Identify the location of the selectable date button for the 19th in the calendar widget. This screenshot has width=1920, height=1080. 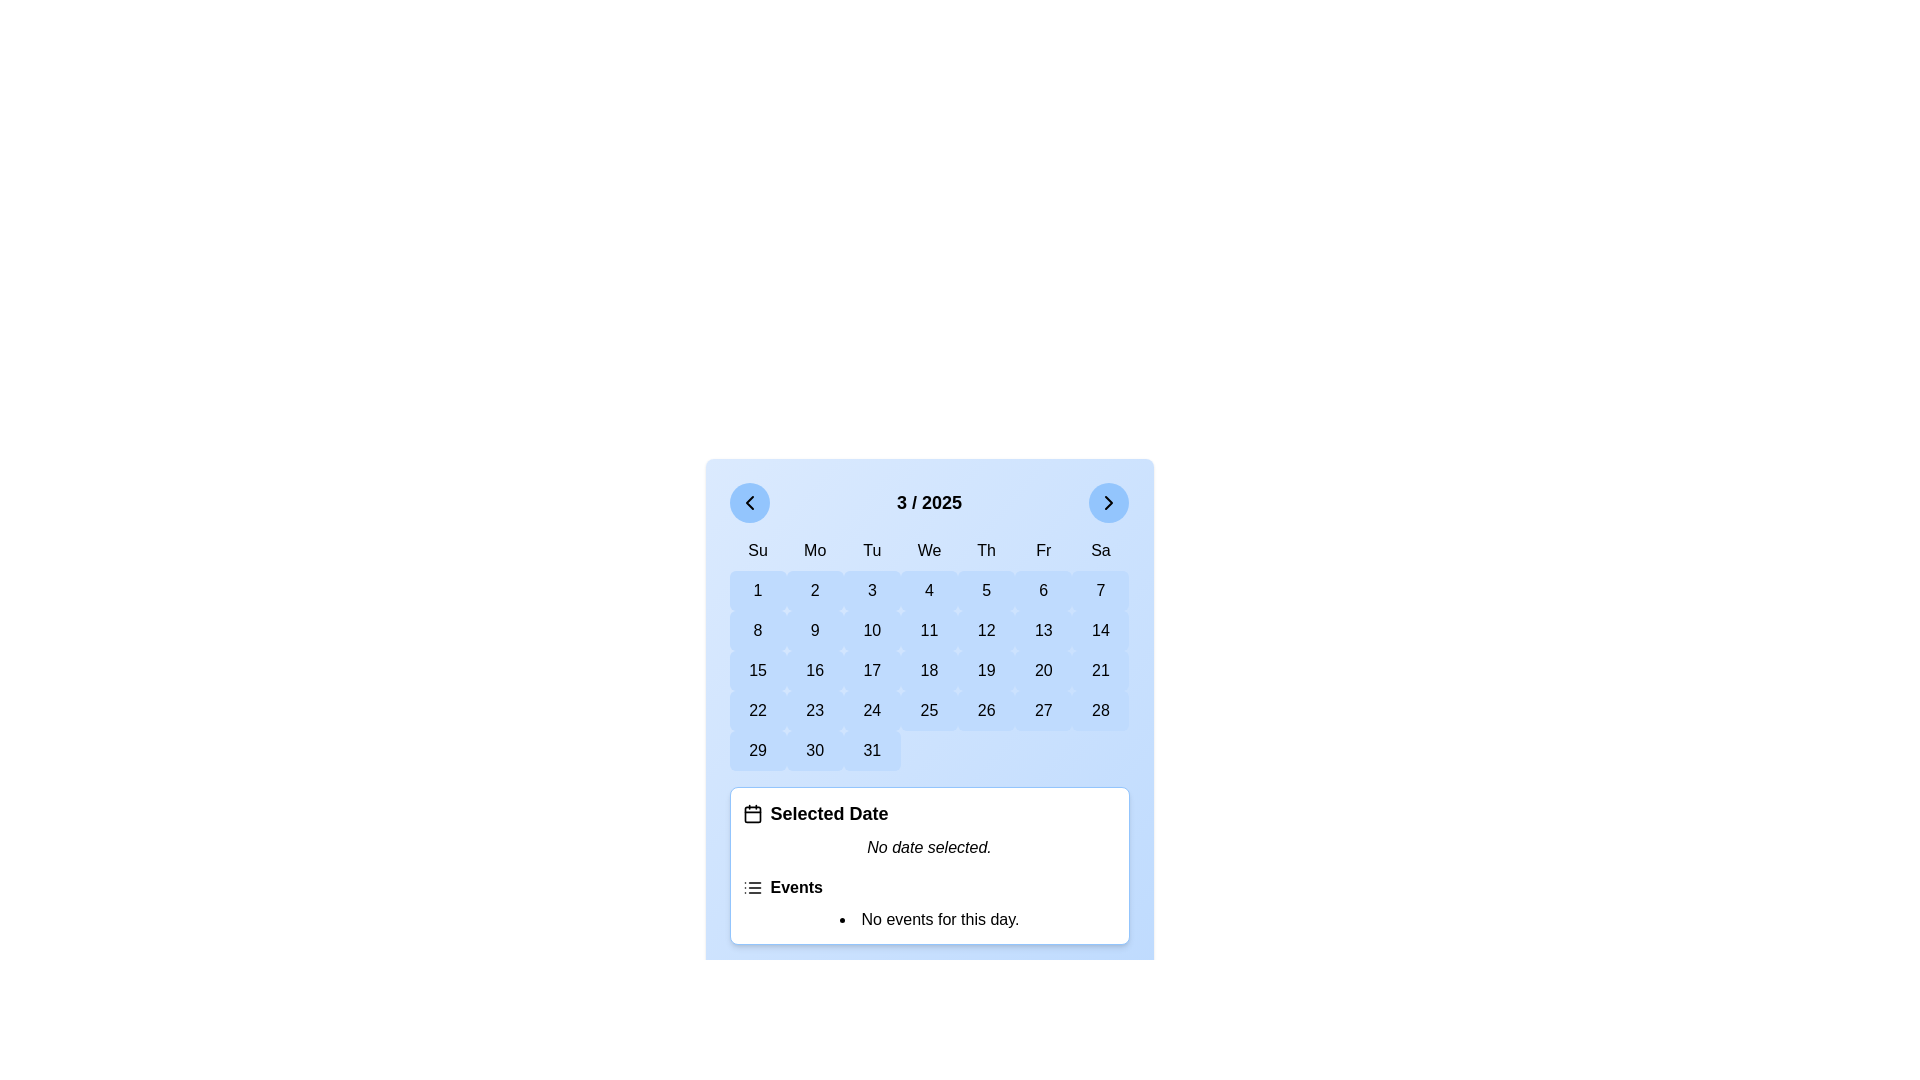
(986, 671).